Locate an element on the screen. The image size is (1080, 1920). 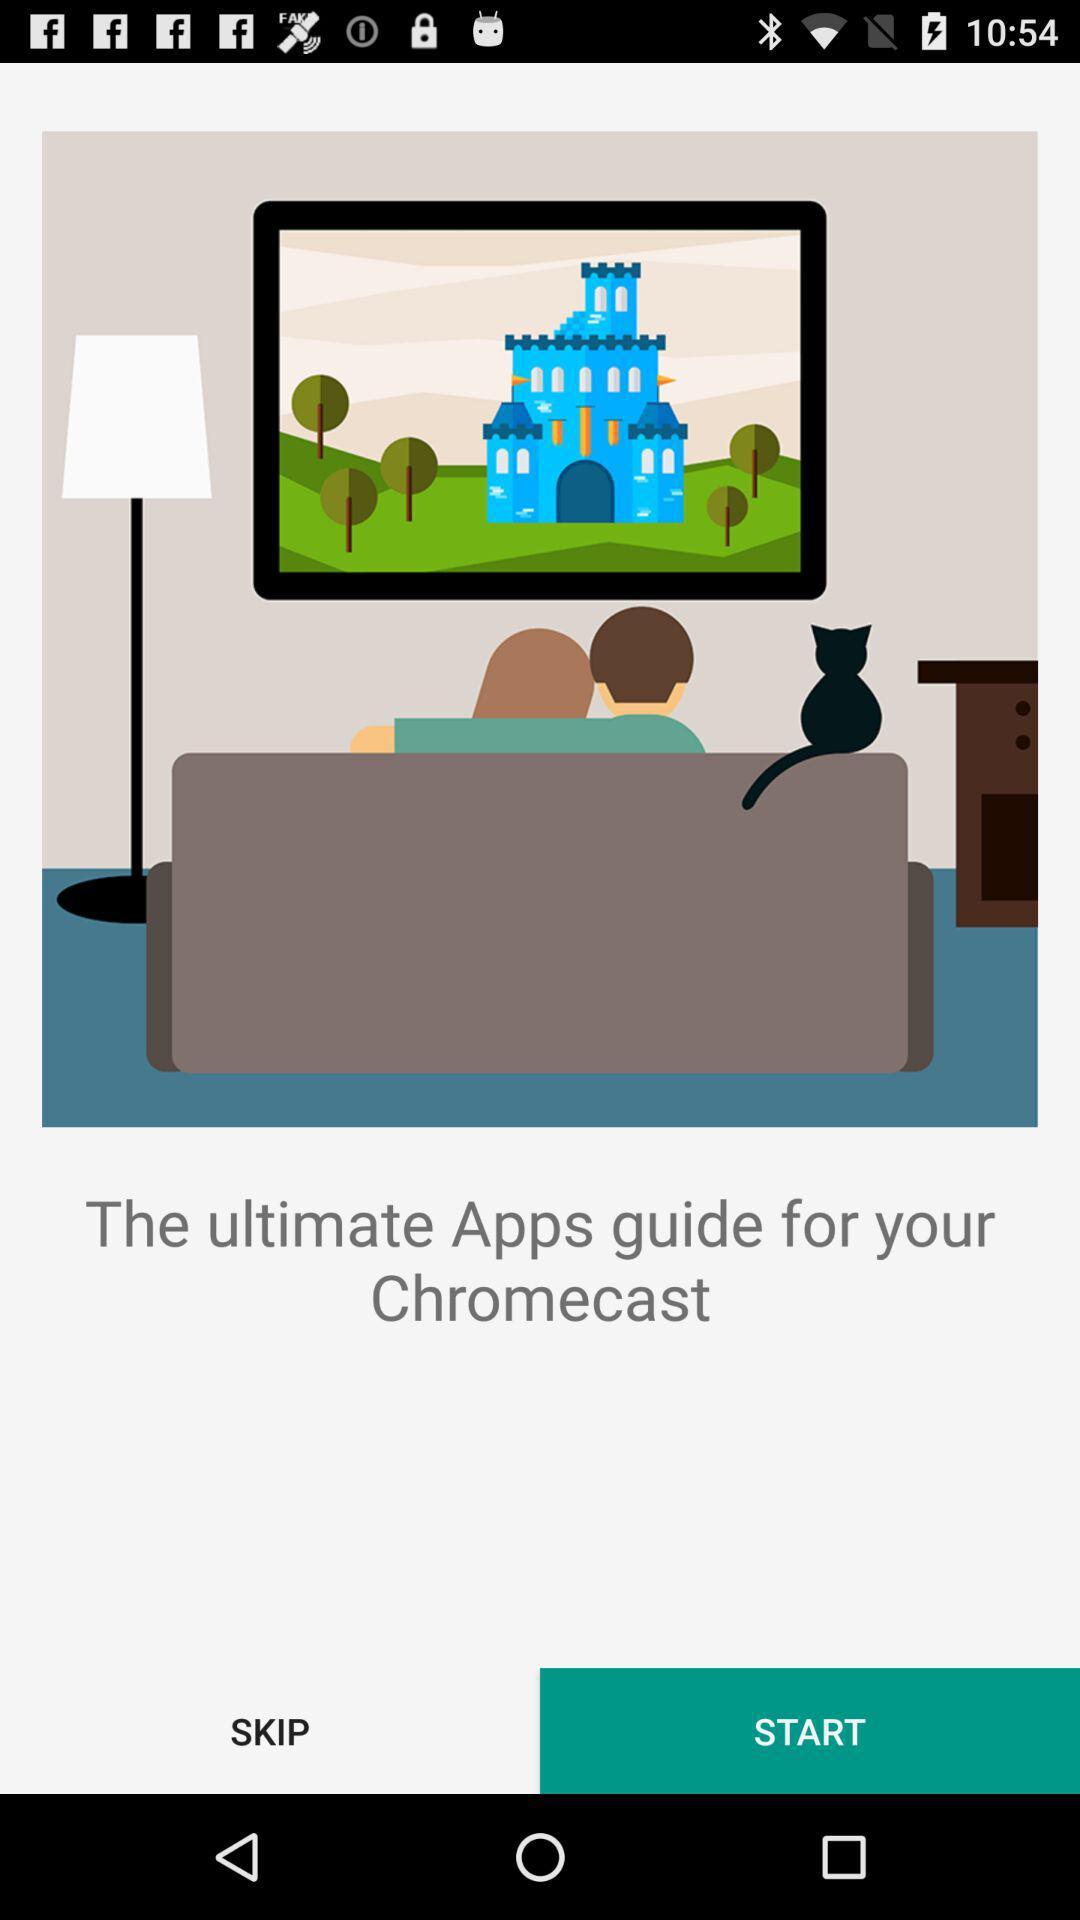
item at the bottom left corner is located at coordinates (270, 1730).